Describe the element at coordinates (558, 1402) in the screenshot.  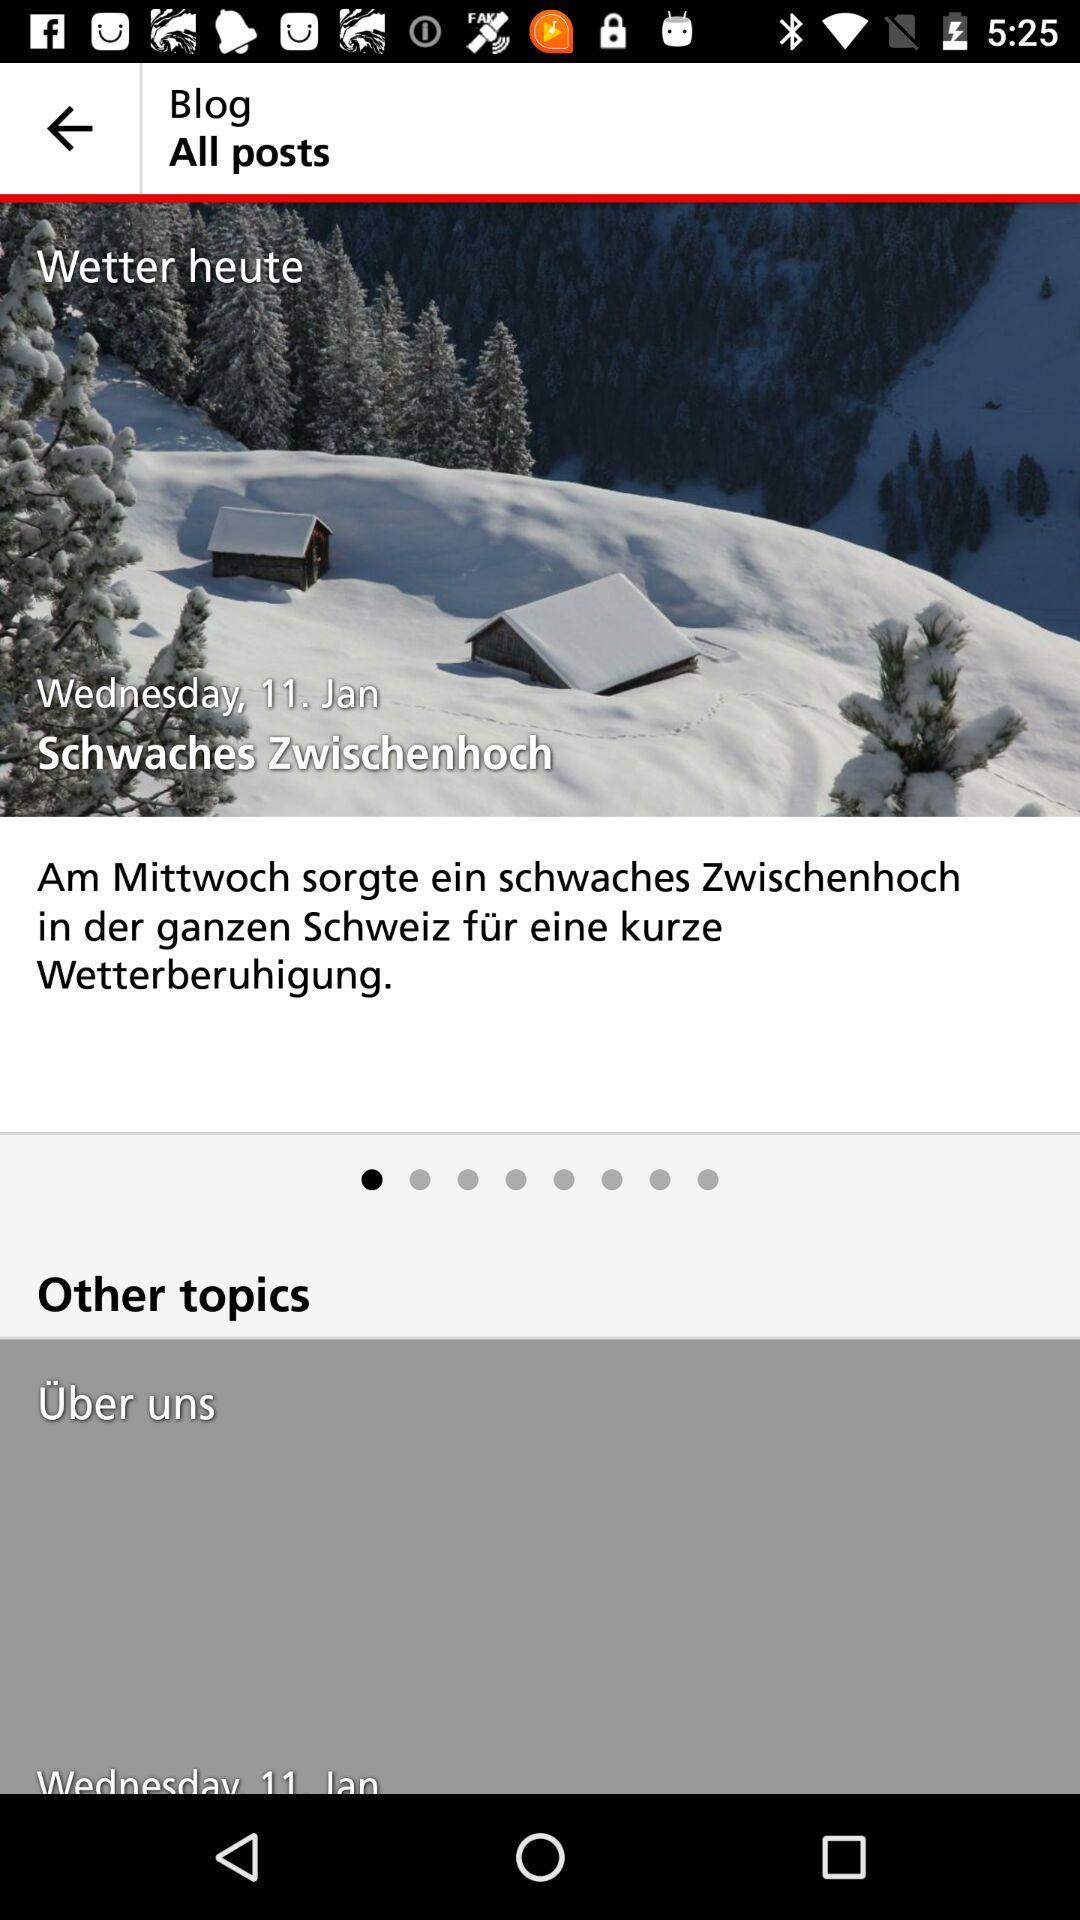
I see `the item below the other topics icon` at that location.